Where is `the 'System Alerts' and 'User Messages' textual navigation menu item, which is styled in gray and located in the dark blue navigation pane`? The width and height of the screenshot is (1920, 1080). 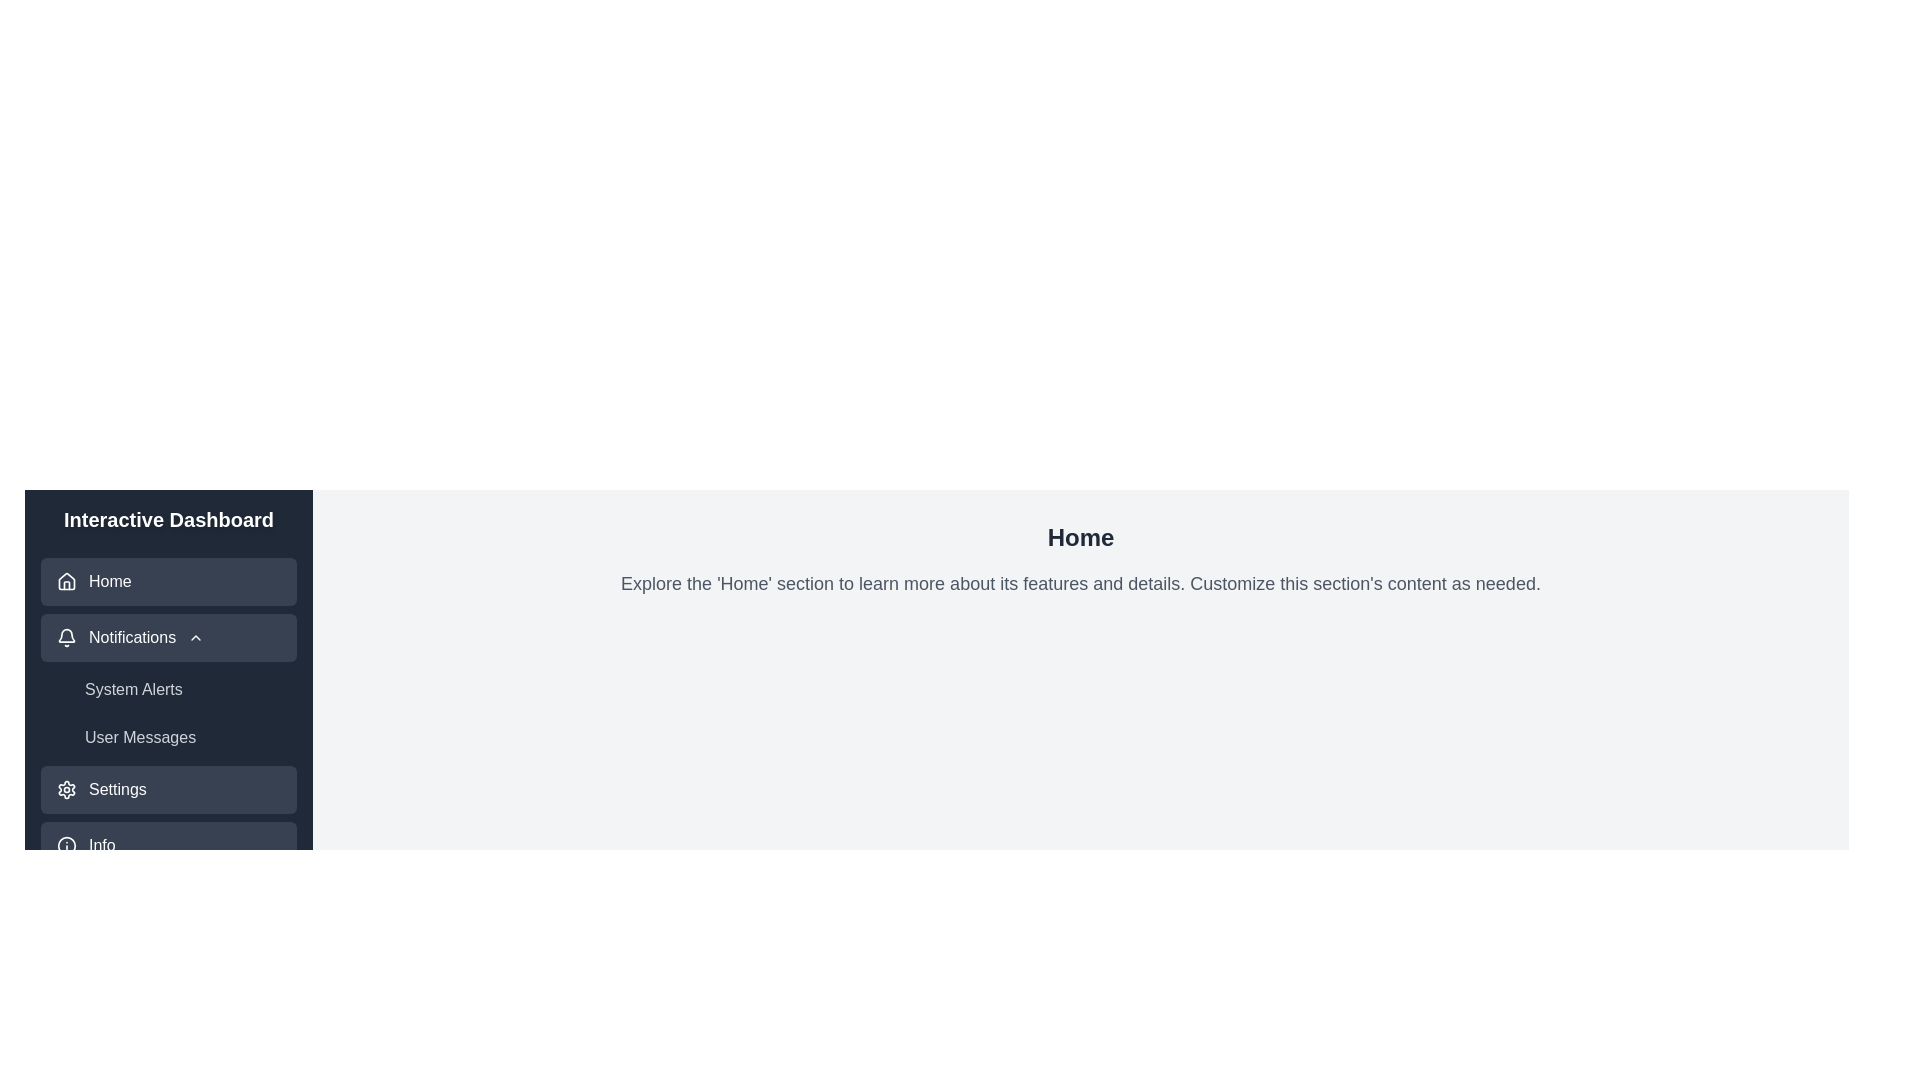
the 'System Alerts' and 'User Messages' textual navigation menu item, which is styled in gray and located in the dark blue navigation pane is located at coordinates (168, 712).